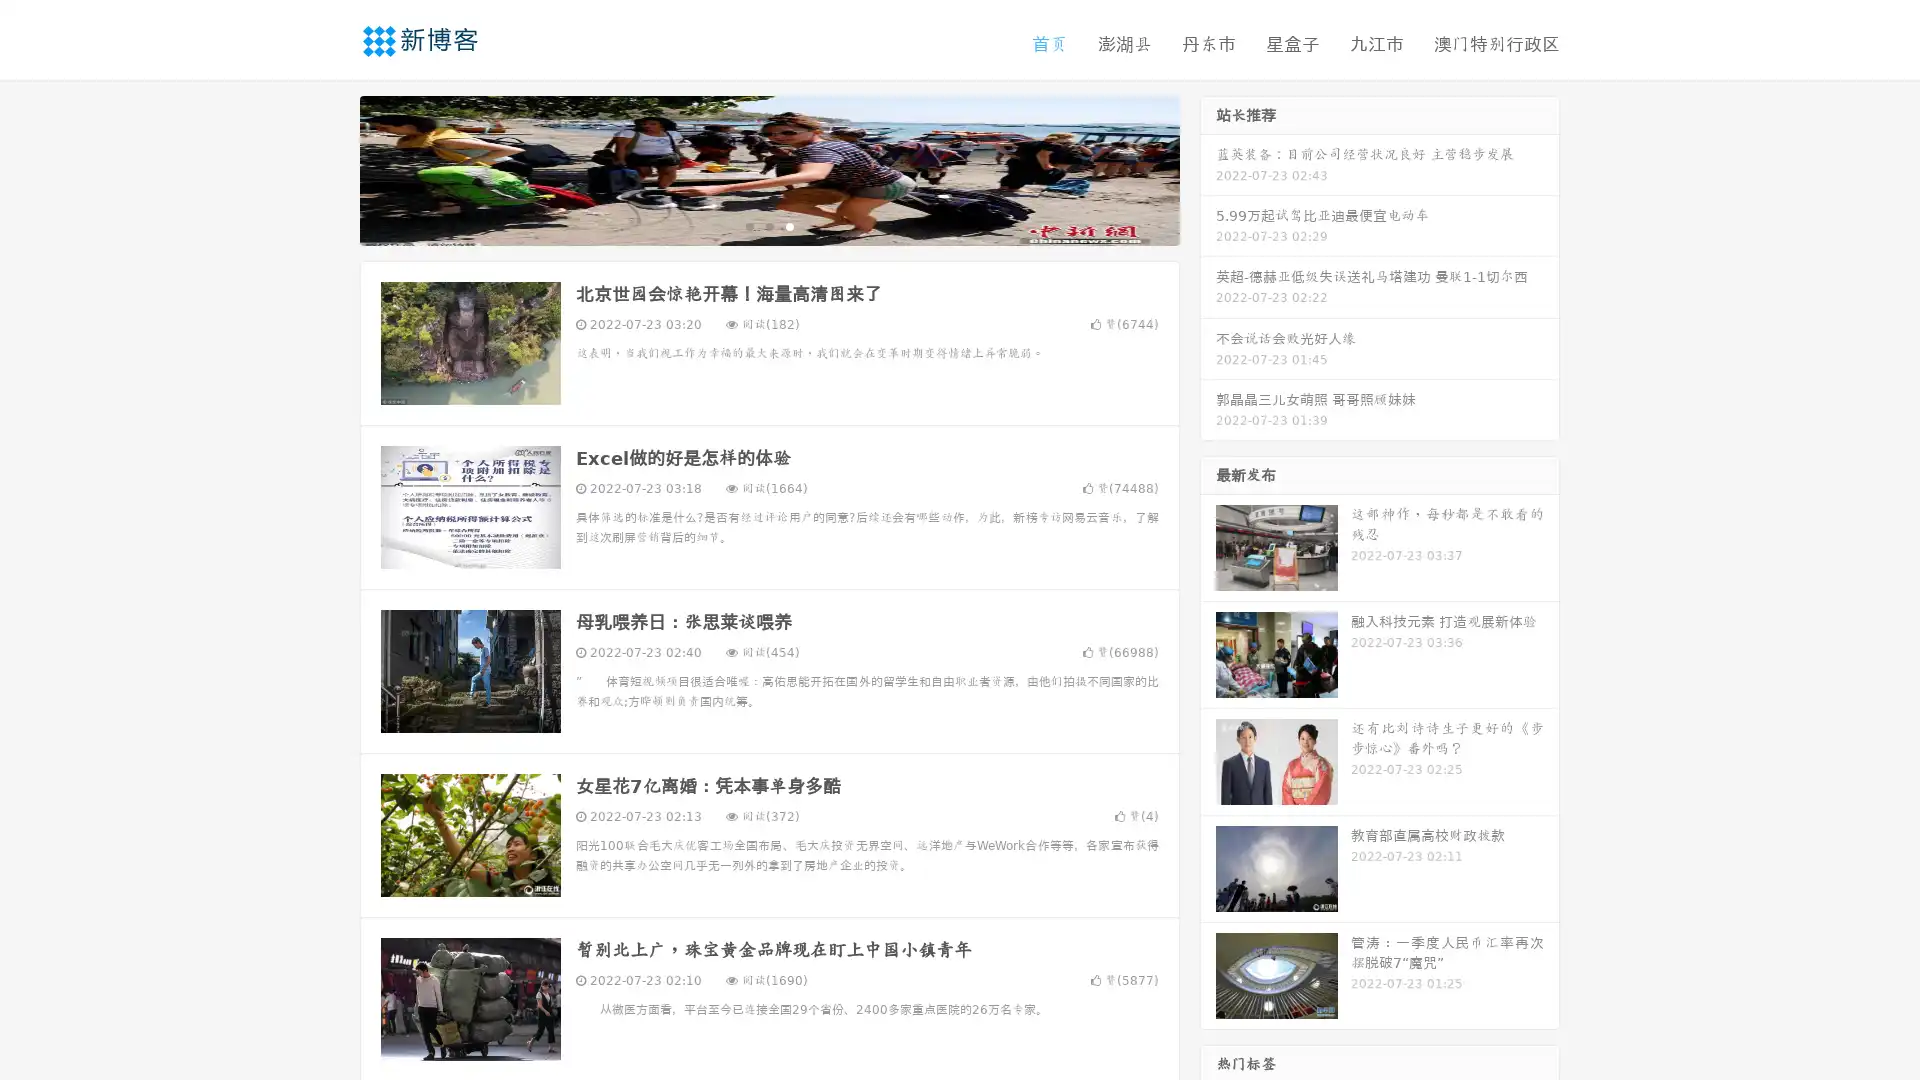 Image resolution: width=1920 pixels, height=1080 pixels. What do you see at coordinates (330, 168) in the screenshot?
I see `Previous slide` at bounding box center [330, 168].